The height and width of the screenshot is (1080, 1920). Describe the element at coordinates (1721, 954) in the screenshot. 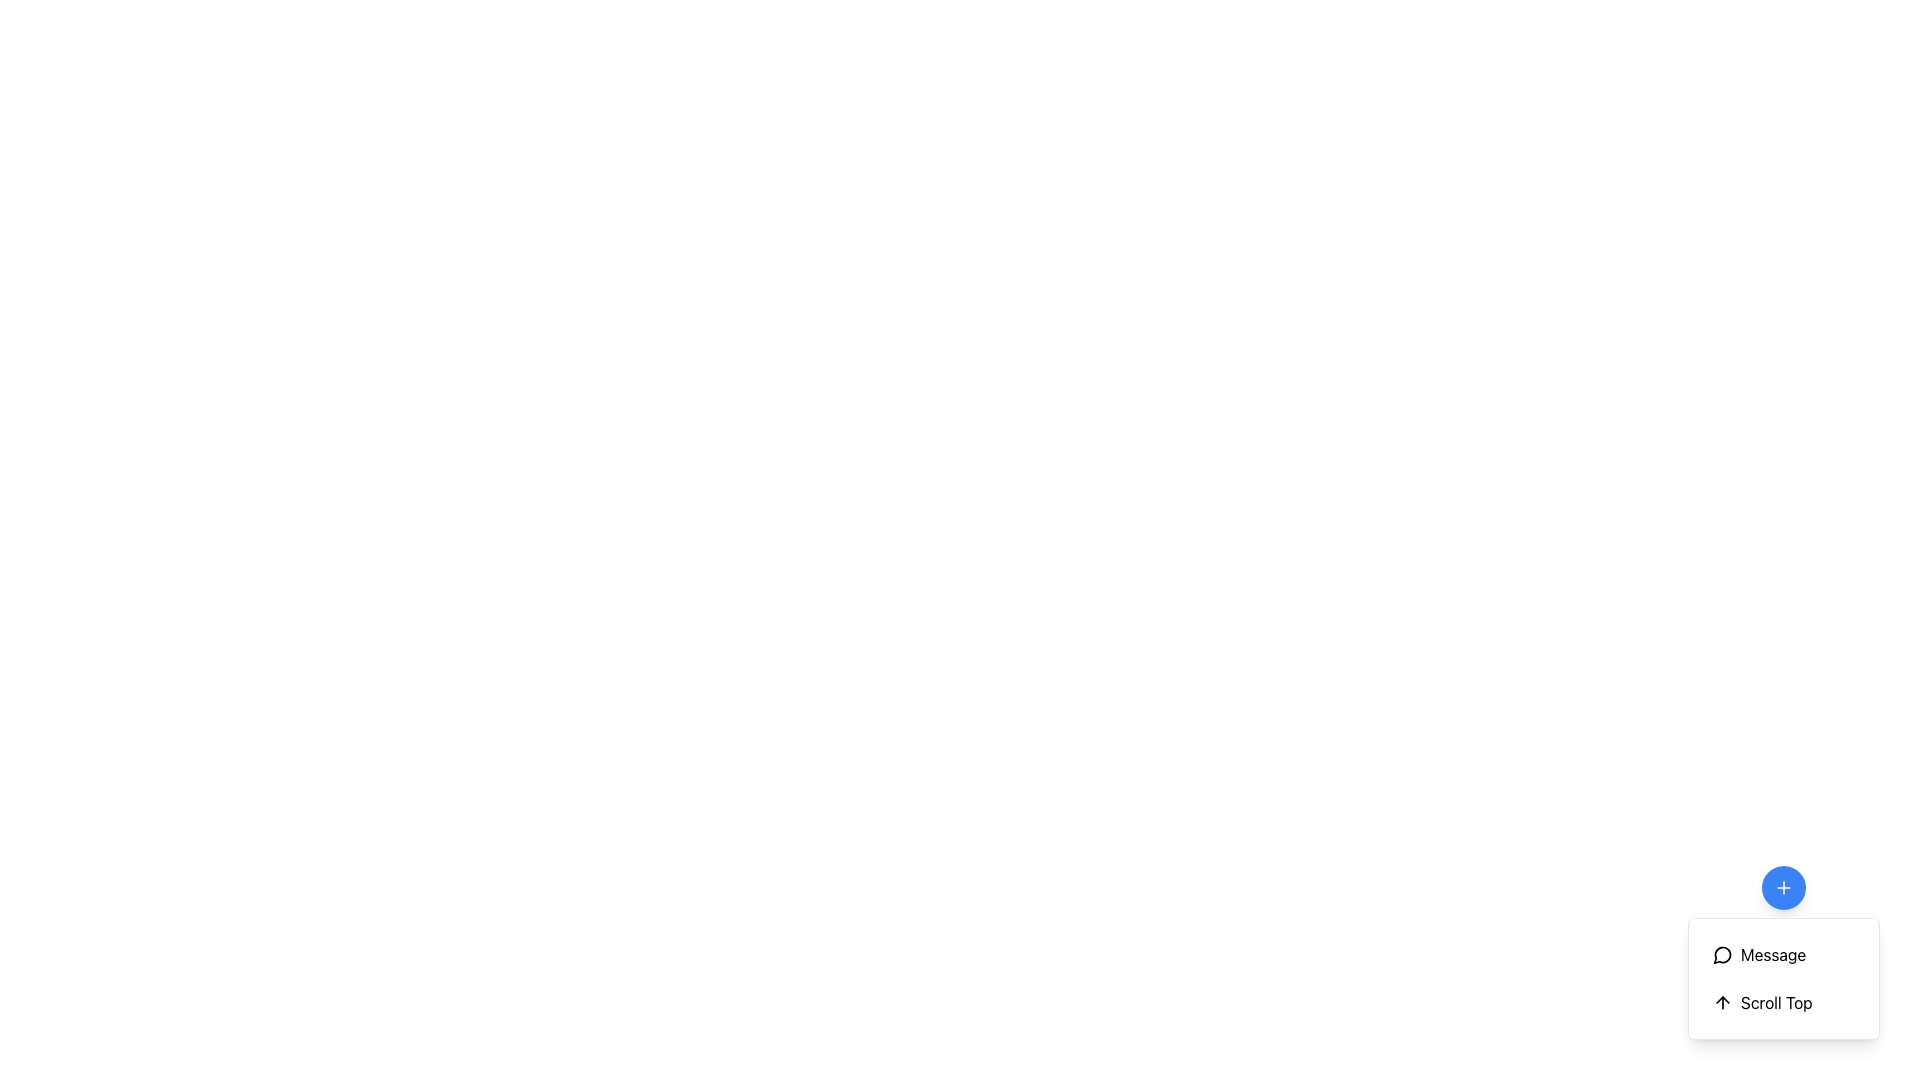

I see `the tail of the speech bubble icon located at the bottom-left portion of the icon, which is part of the messaging or comment function` at that location.